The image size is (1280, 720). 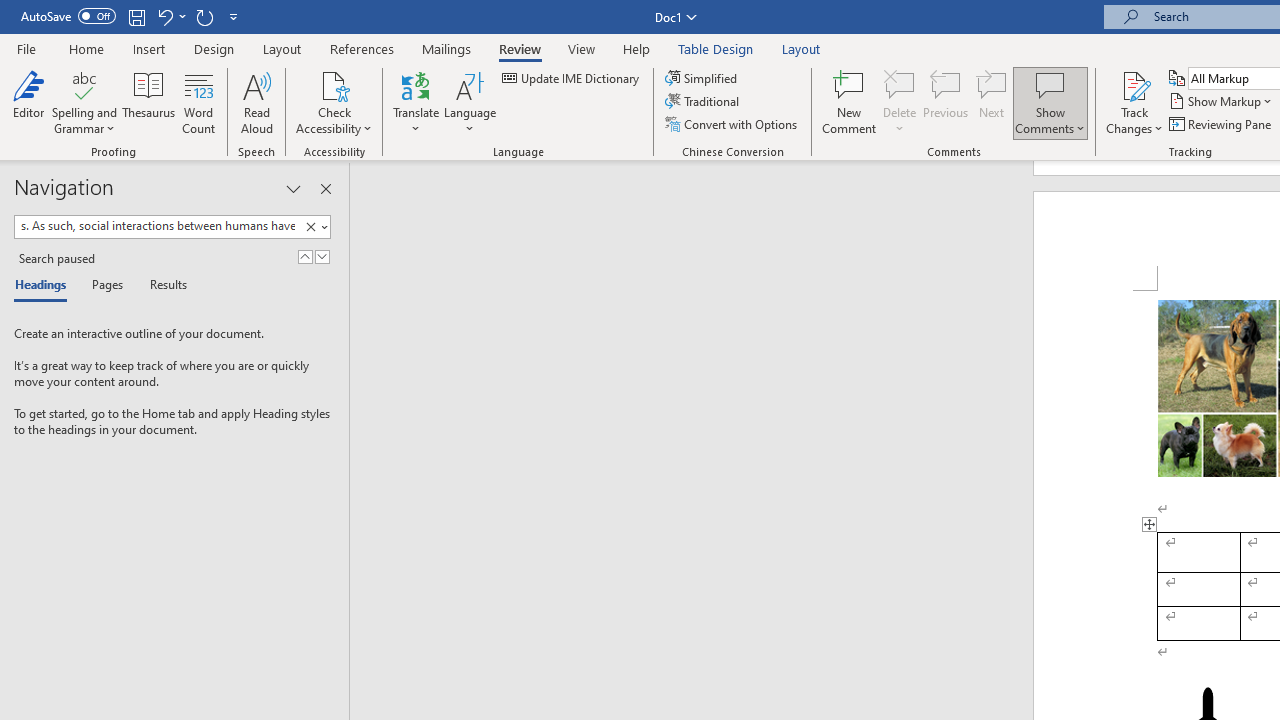 What do you see at coordinates (334, 103) in the screenshot?
I see `'Check Accessibility'` at bounding box center [334, 103].